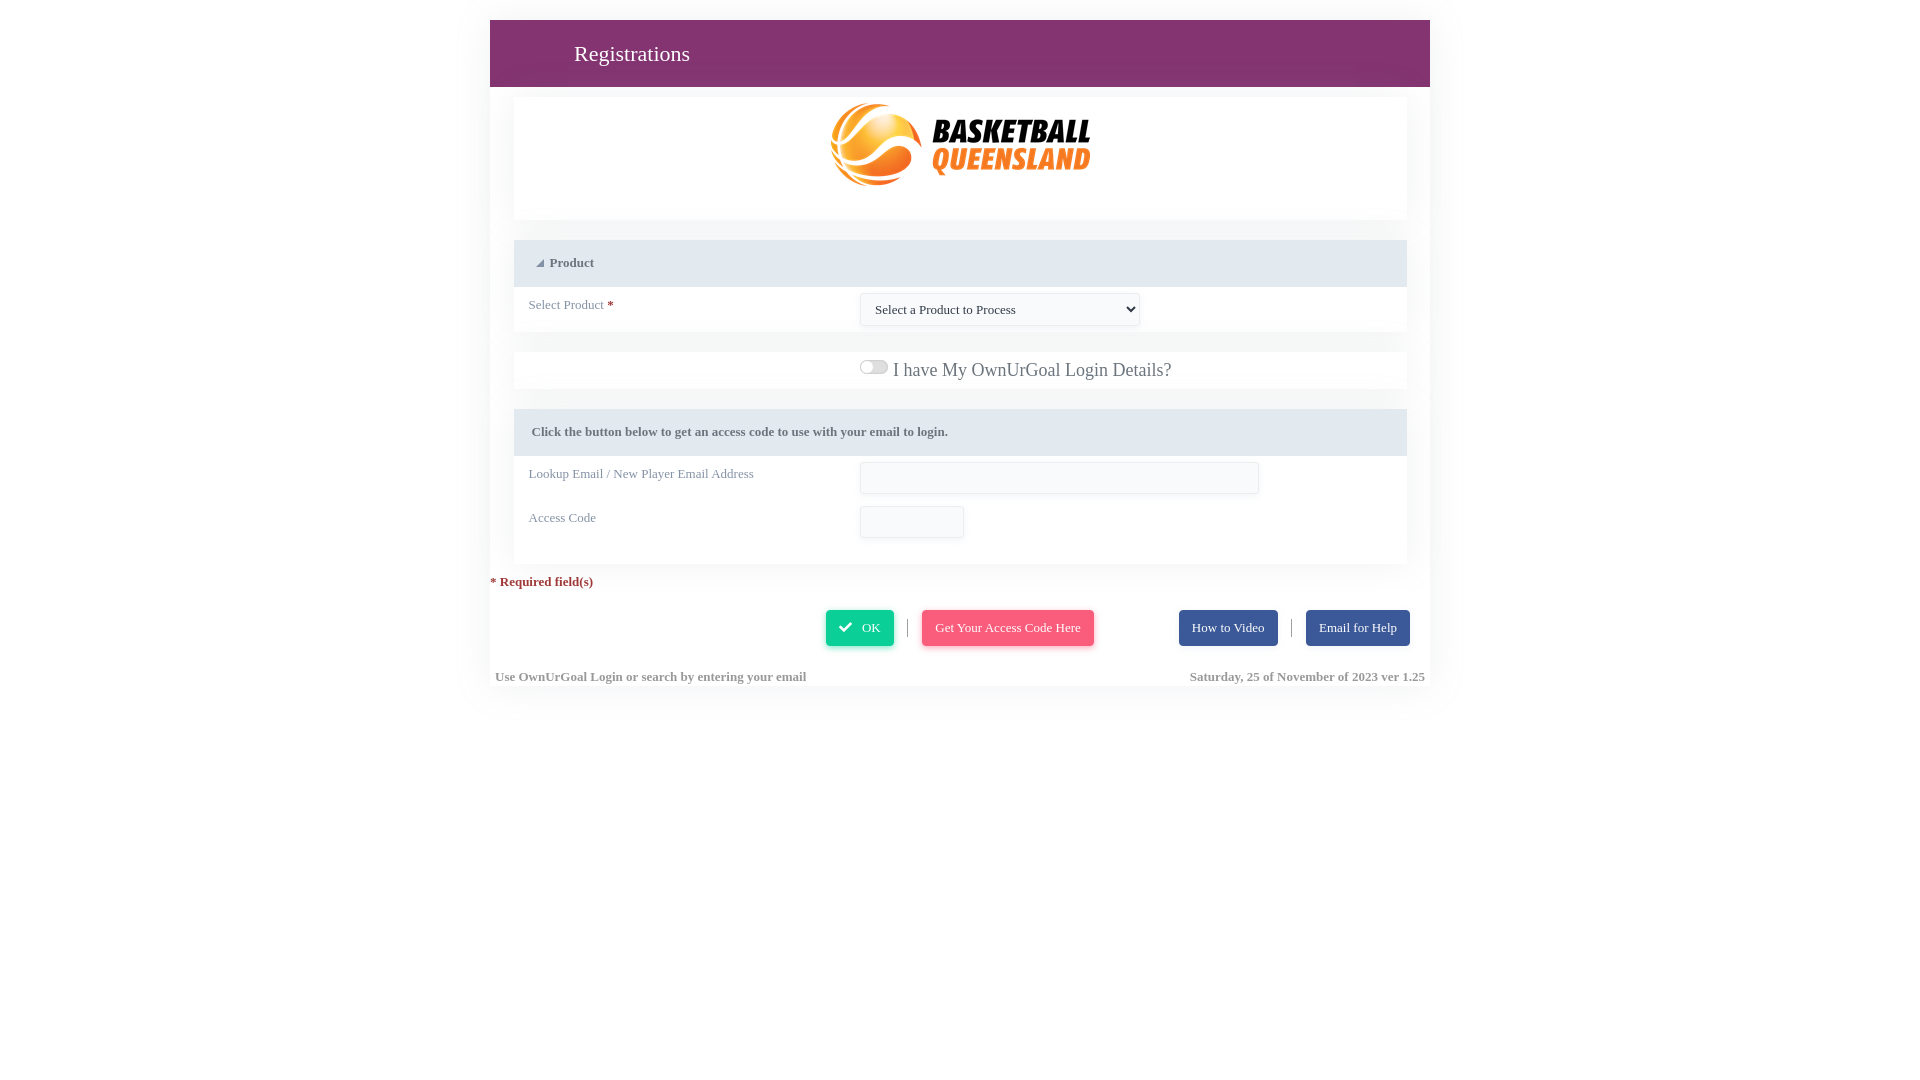  What do you see at coordinates (1179, 627) in the screenshot?
I see `'How to Video'` at bounding box center [1179, 627].